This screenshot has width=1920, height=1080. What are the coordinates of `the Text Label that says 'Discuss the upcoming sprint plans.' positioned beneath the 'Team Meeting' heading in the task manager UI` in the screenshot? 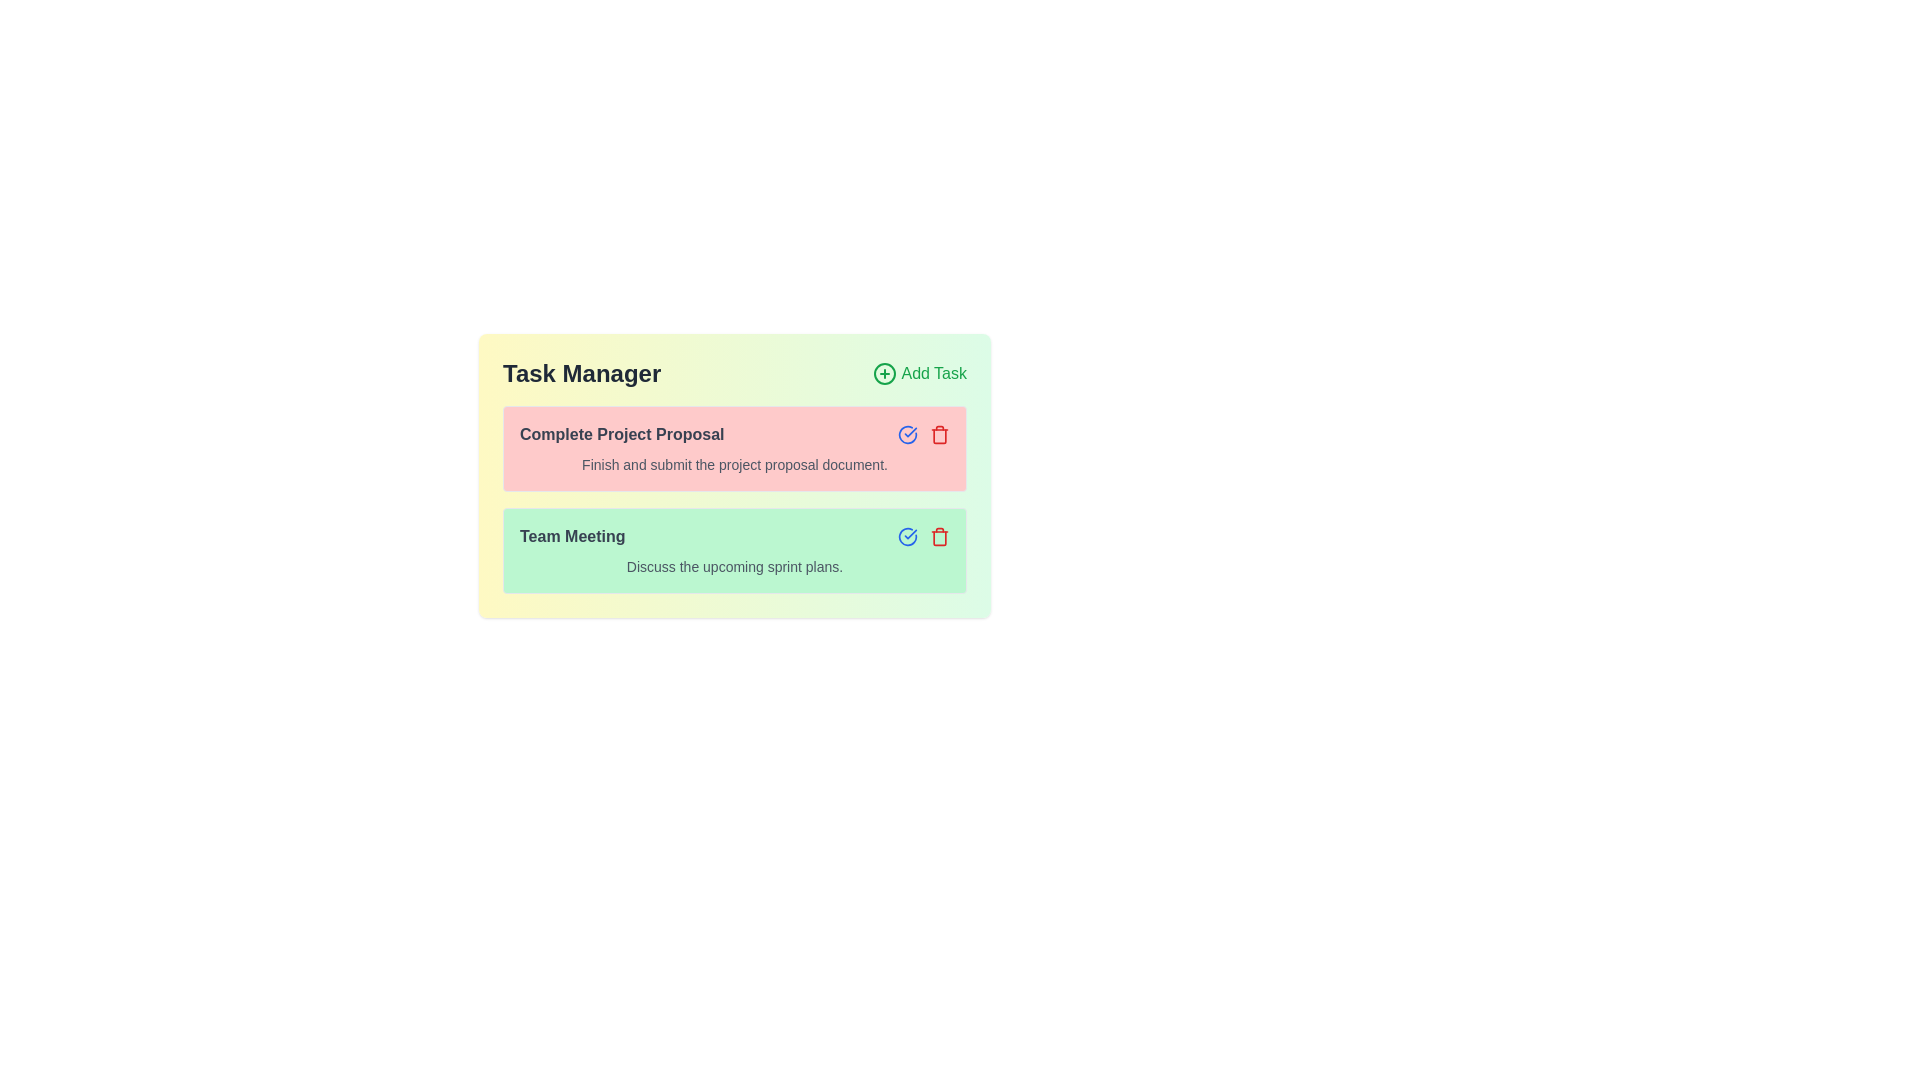 It's located at (733, 567).